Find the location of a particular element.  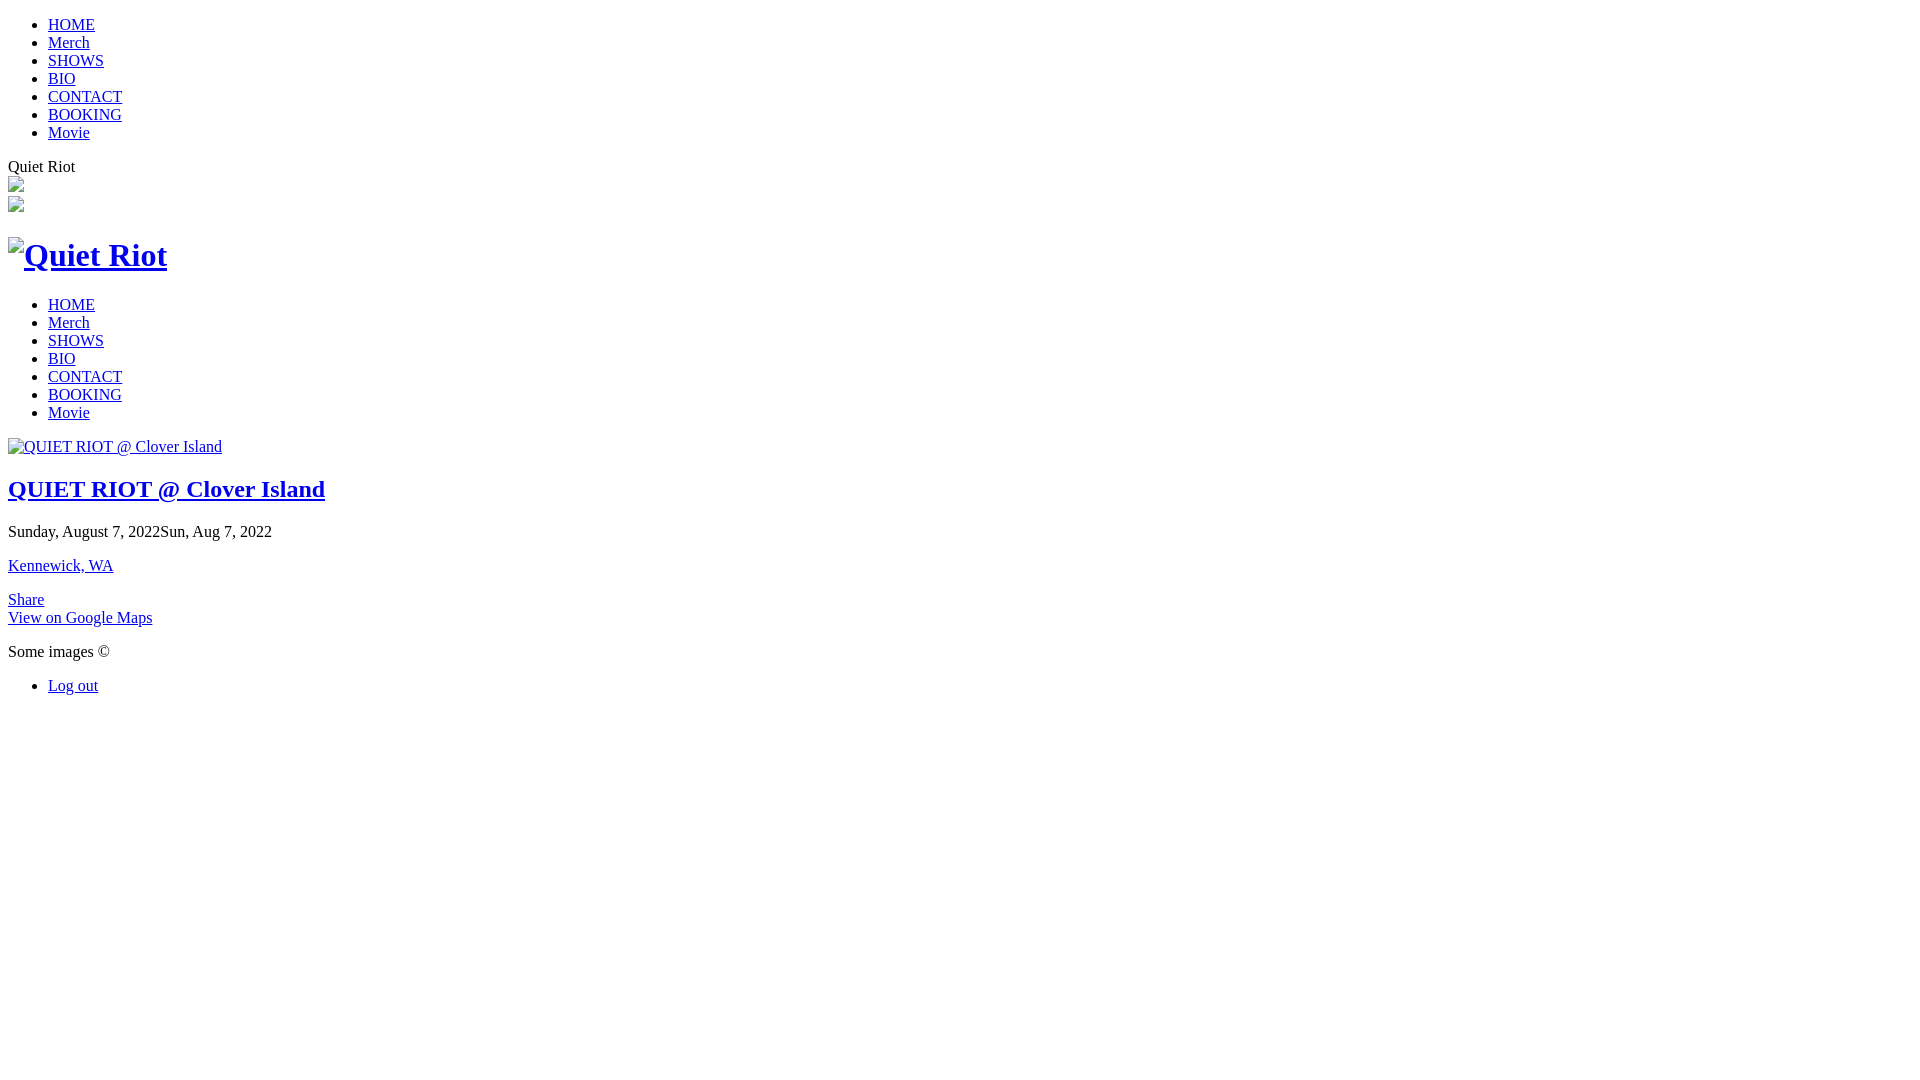

'QUIET RIOT @ Clover Island' is located at coordinates (114, 445).